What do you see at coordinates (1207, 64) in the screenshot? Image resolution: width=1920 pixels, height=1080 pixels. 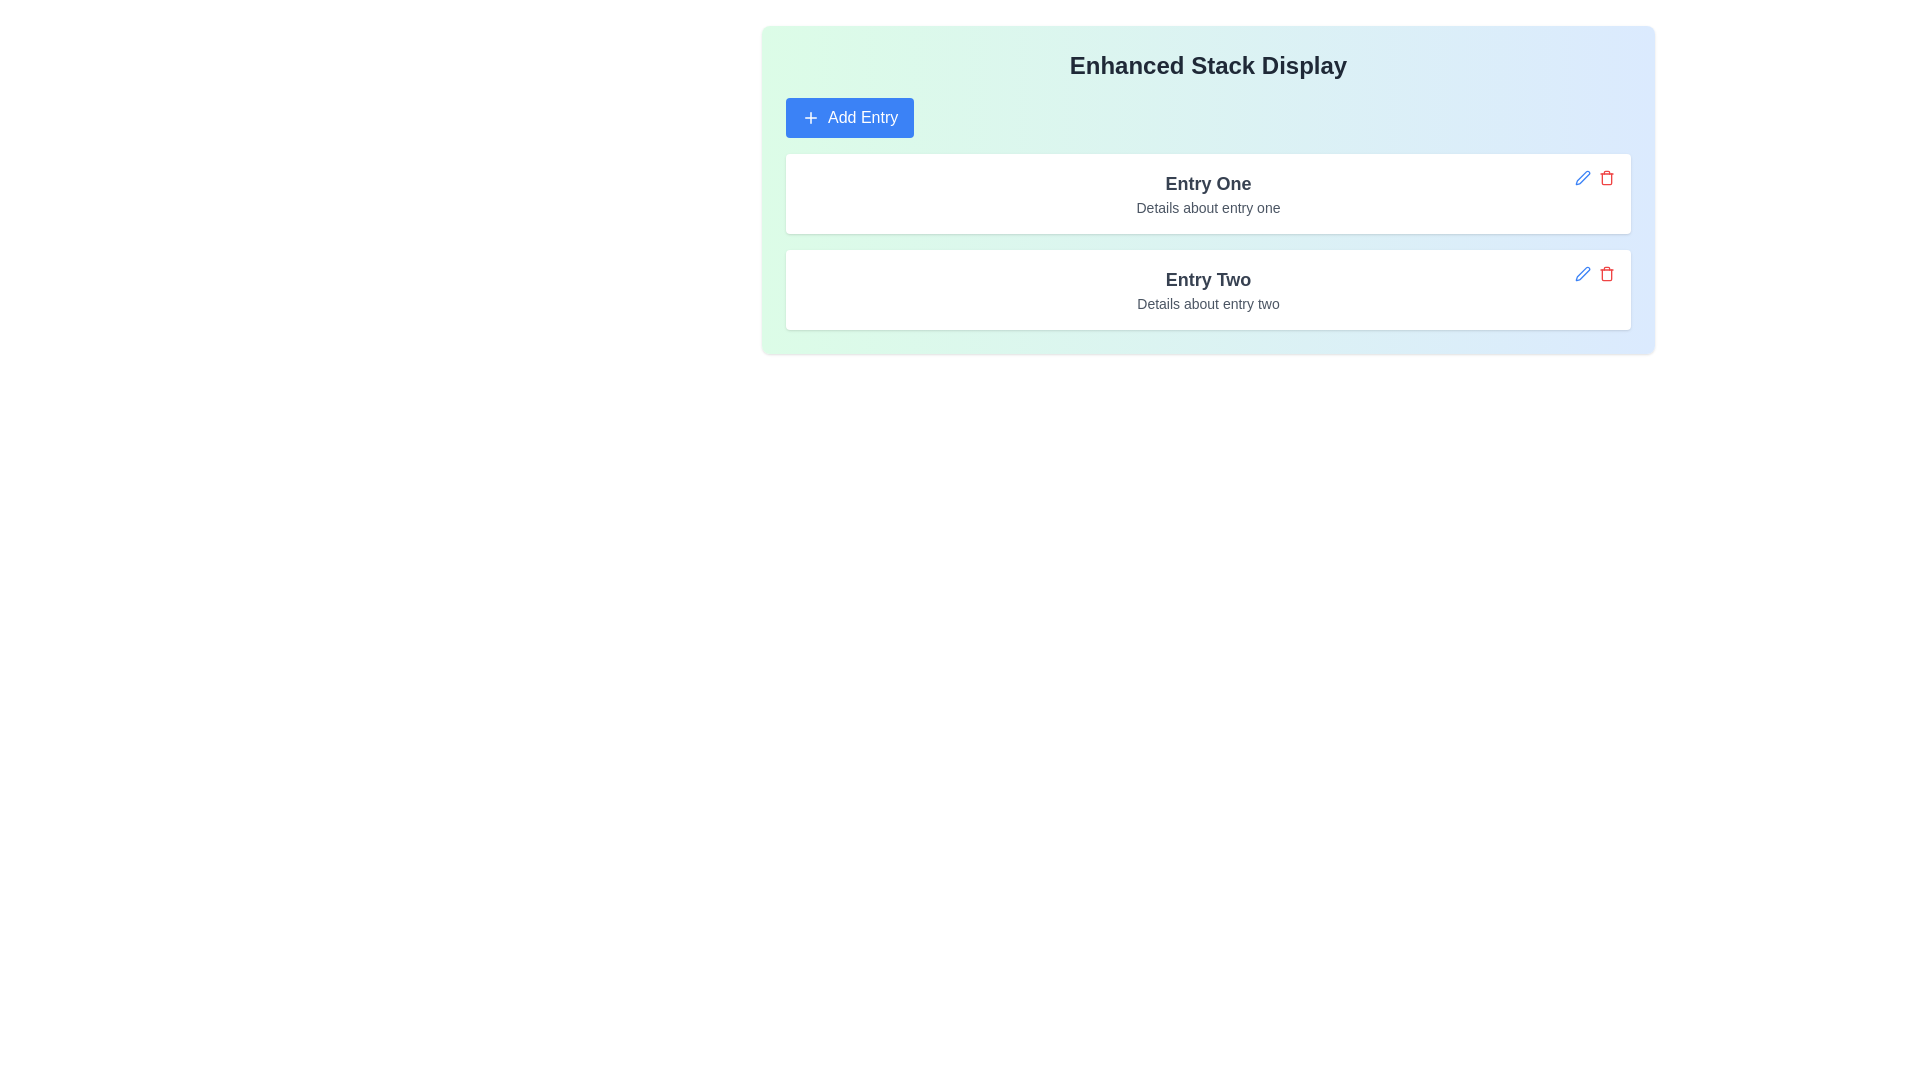 I see `the header text element displaying 'Enhanced Stack Display', which is styled in bold large font and positioned at the top of the card-like section` at bounding box center [1207, 64].